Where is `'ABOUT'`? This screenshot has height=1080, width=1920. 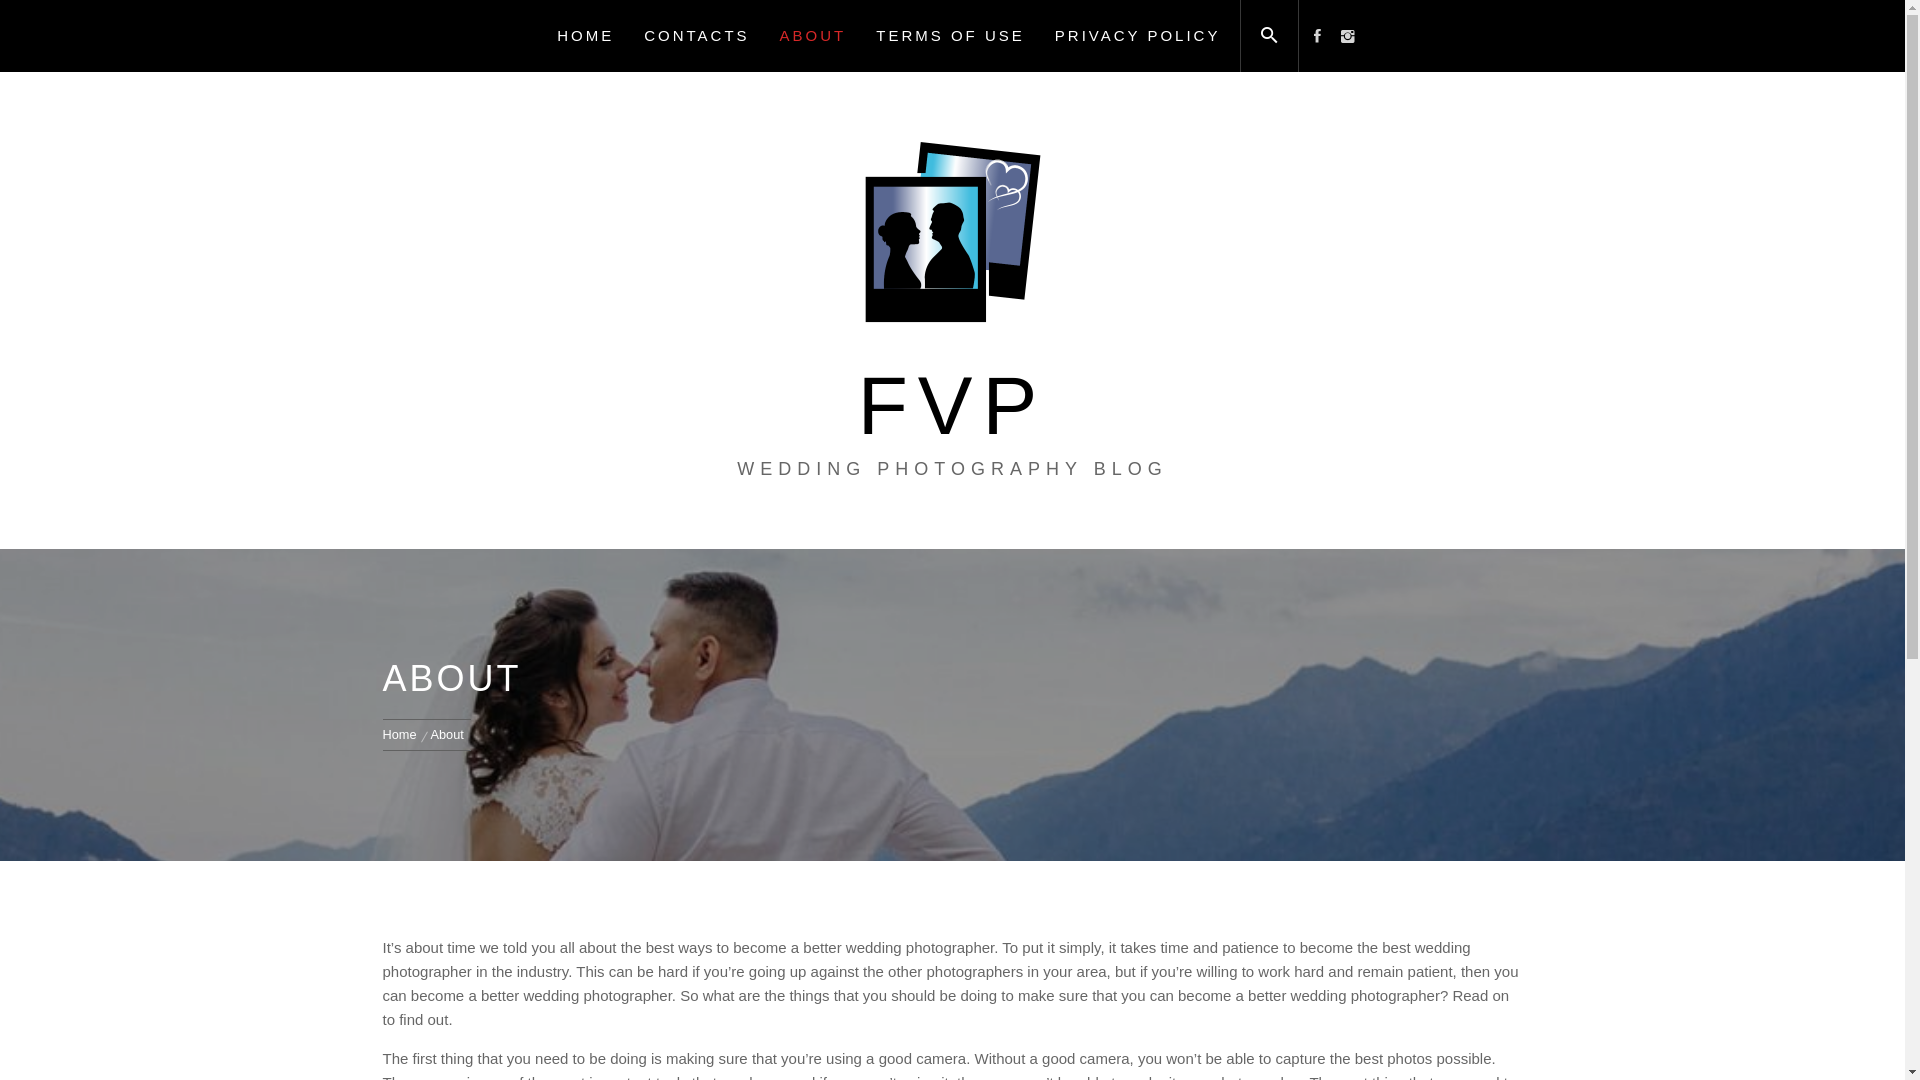 'ABOUT' is located at coordinates (813, 35).